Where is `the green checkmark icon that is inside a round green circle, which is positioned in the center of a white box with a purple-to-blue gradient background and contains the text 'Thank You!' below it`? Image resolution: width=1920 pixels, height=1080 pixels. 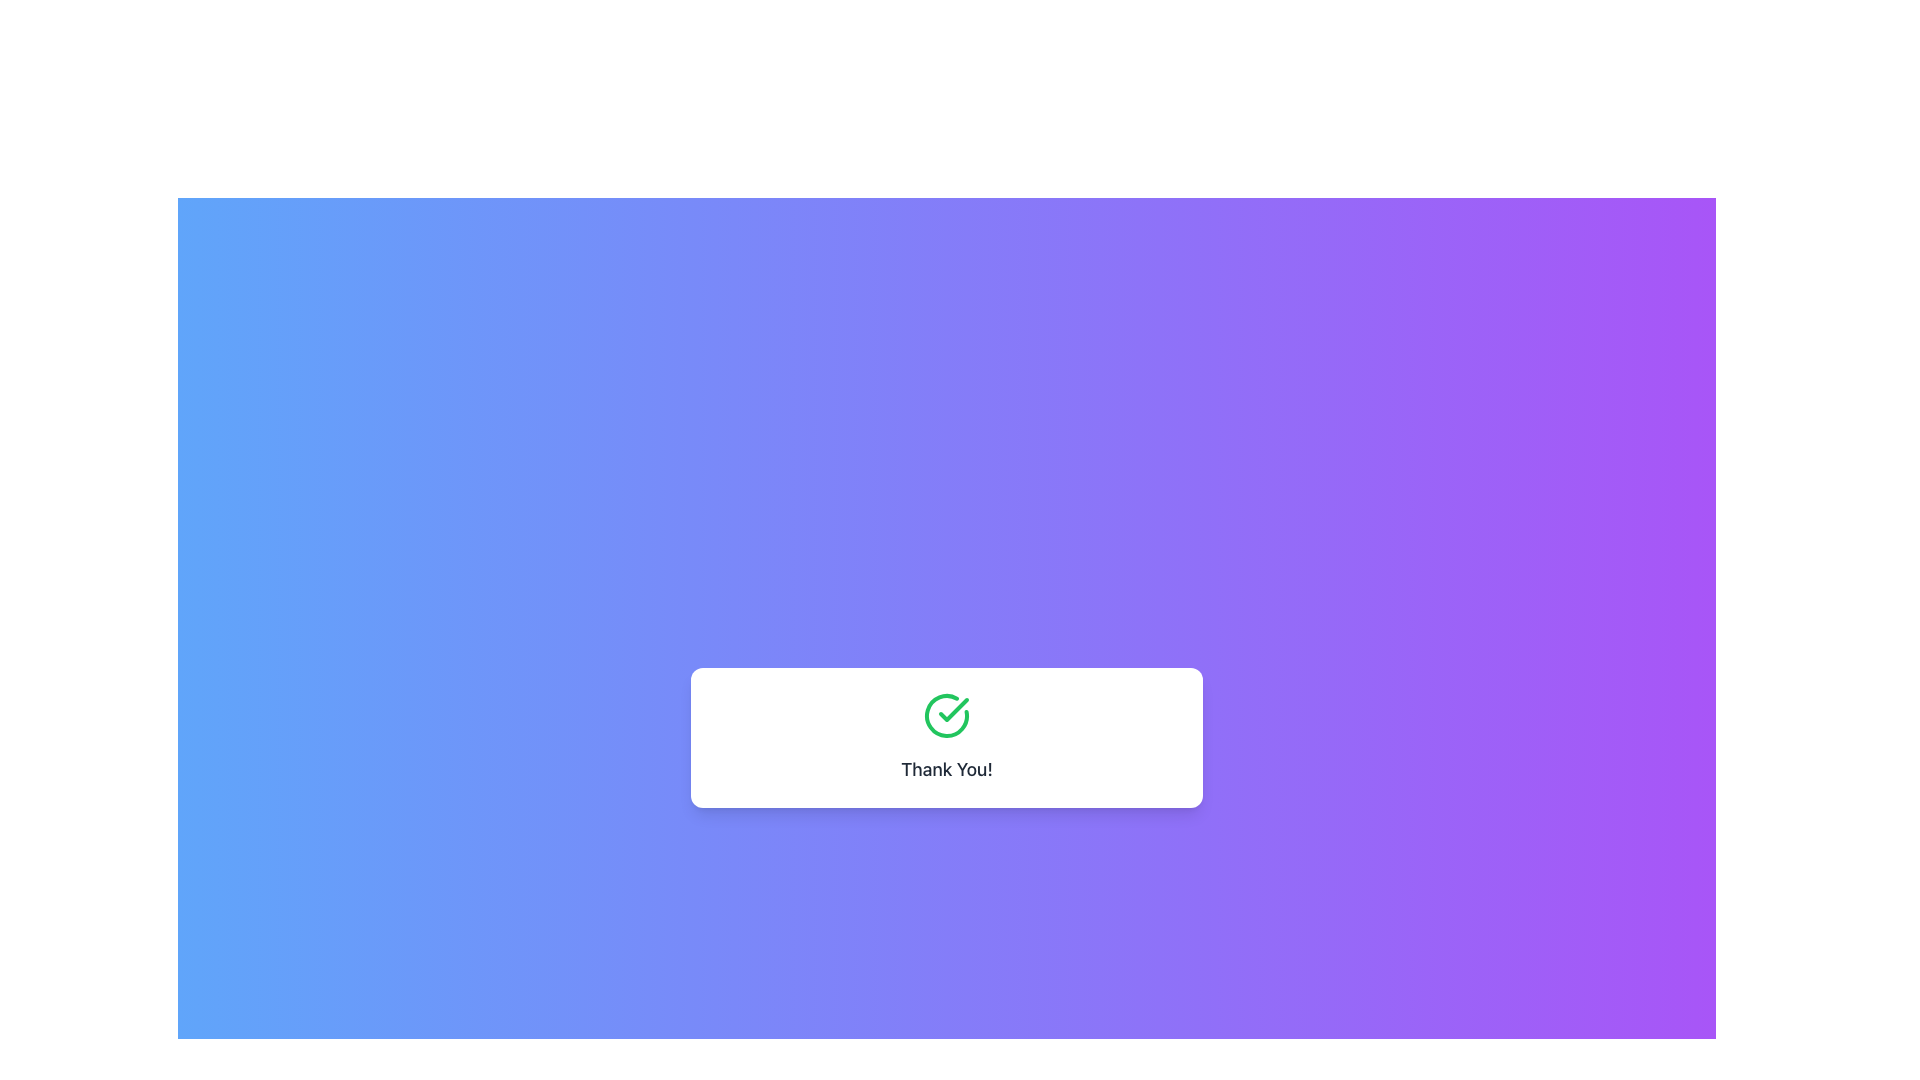 the green checkmark icon that is inside a round green circle, which is positioned in the center of a white box with a purple-to-blue gradient background and contains the text 'Thank You!' below it is located at coordinates (945, 715).